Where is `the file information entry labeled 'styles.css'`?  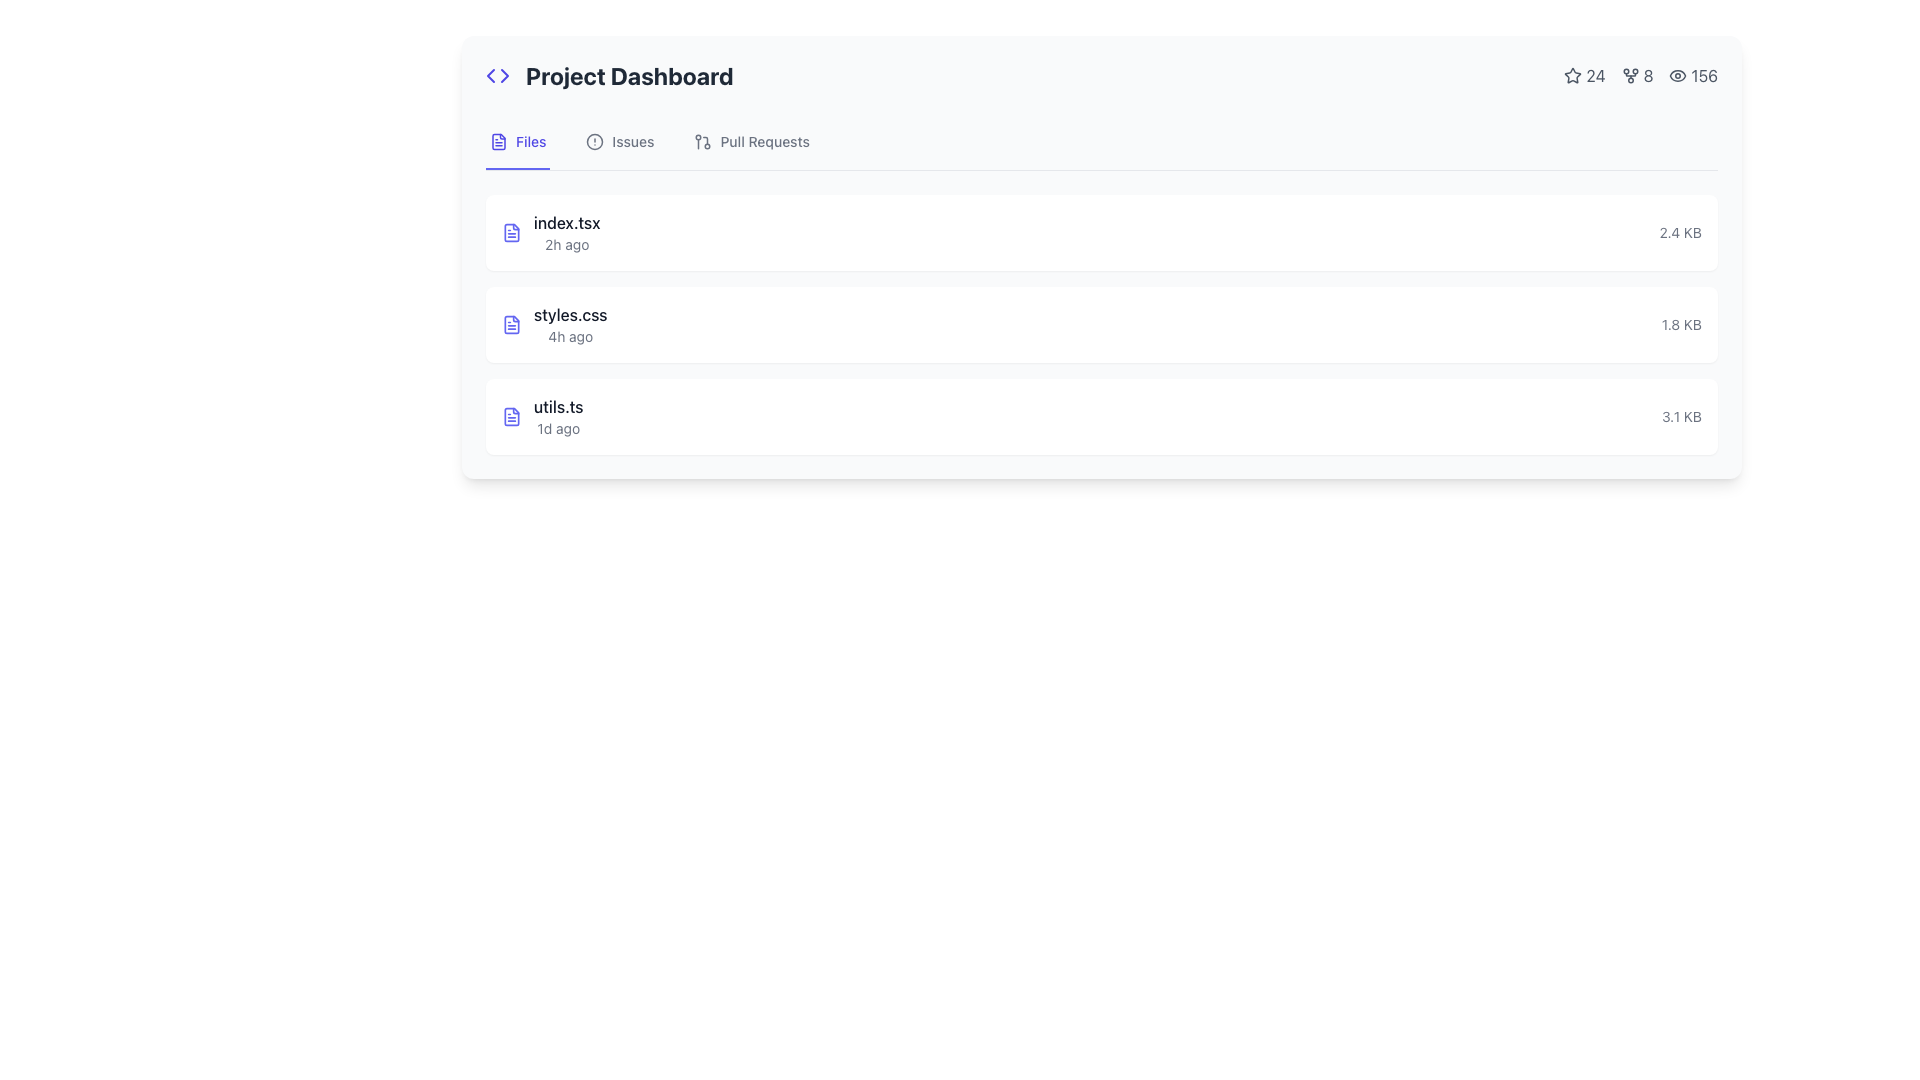 the file information entry labeled 'styles.css' is located at coordinates (569, 323).